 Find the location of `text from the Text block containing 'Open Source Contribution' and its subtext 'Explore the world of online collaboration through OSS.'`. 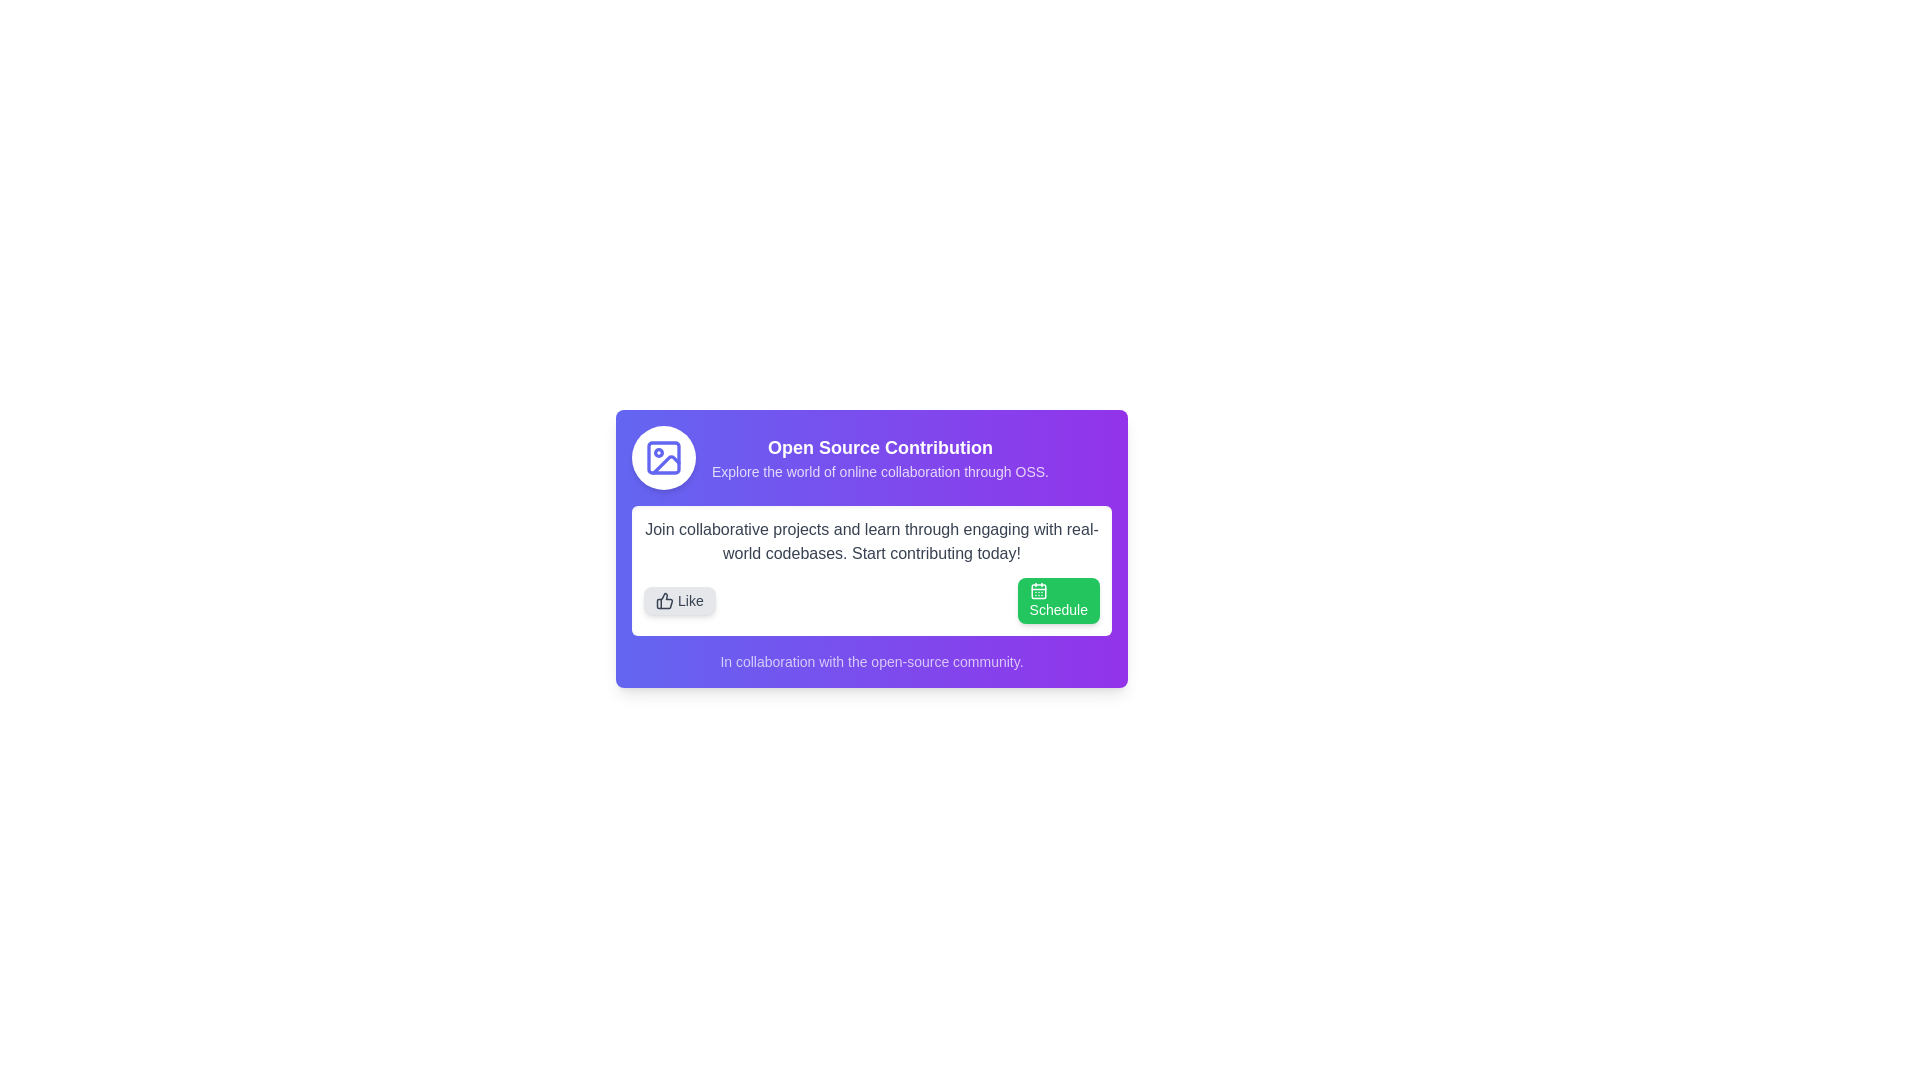

text from the Text block containing 'Open Source Contribution' and its subtext 'Explore the world of online collaboration through OSS.' is located at coordinates (872, 458).